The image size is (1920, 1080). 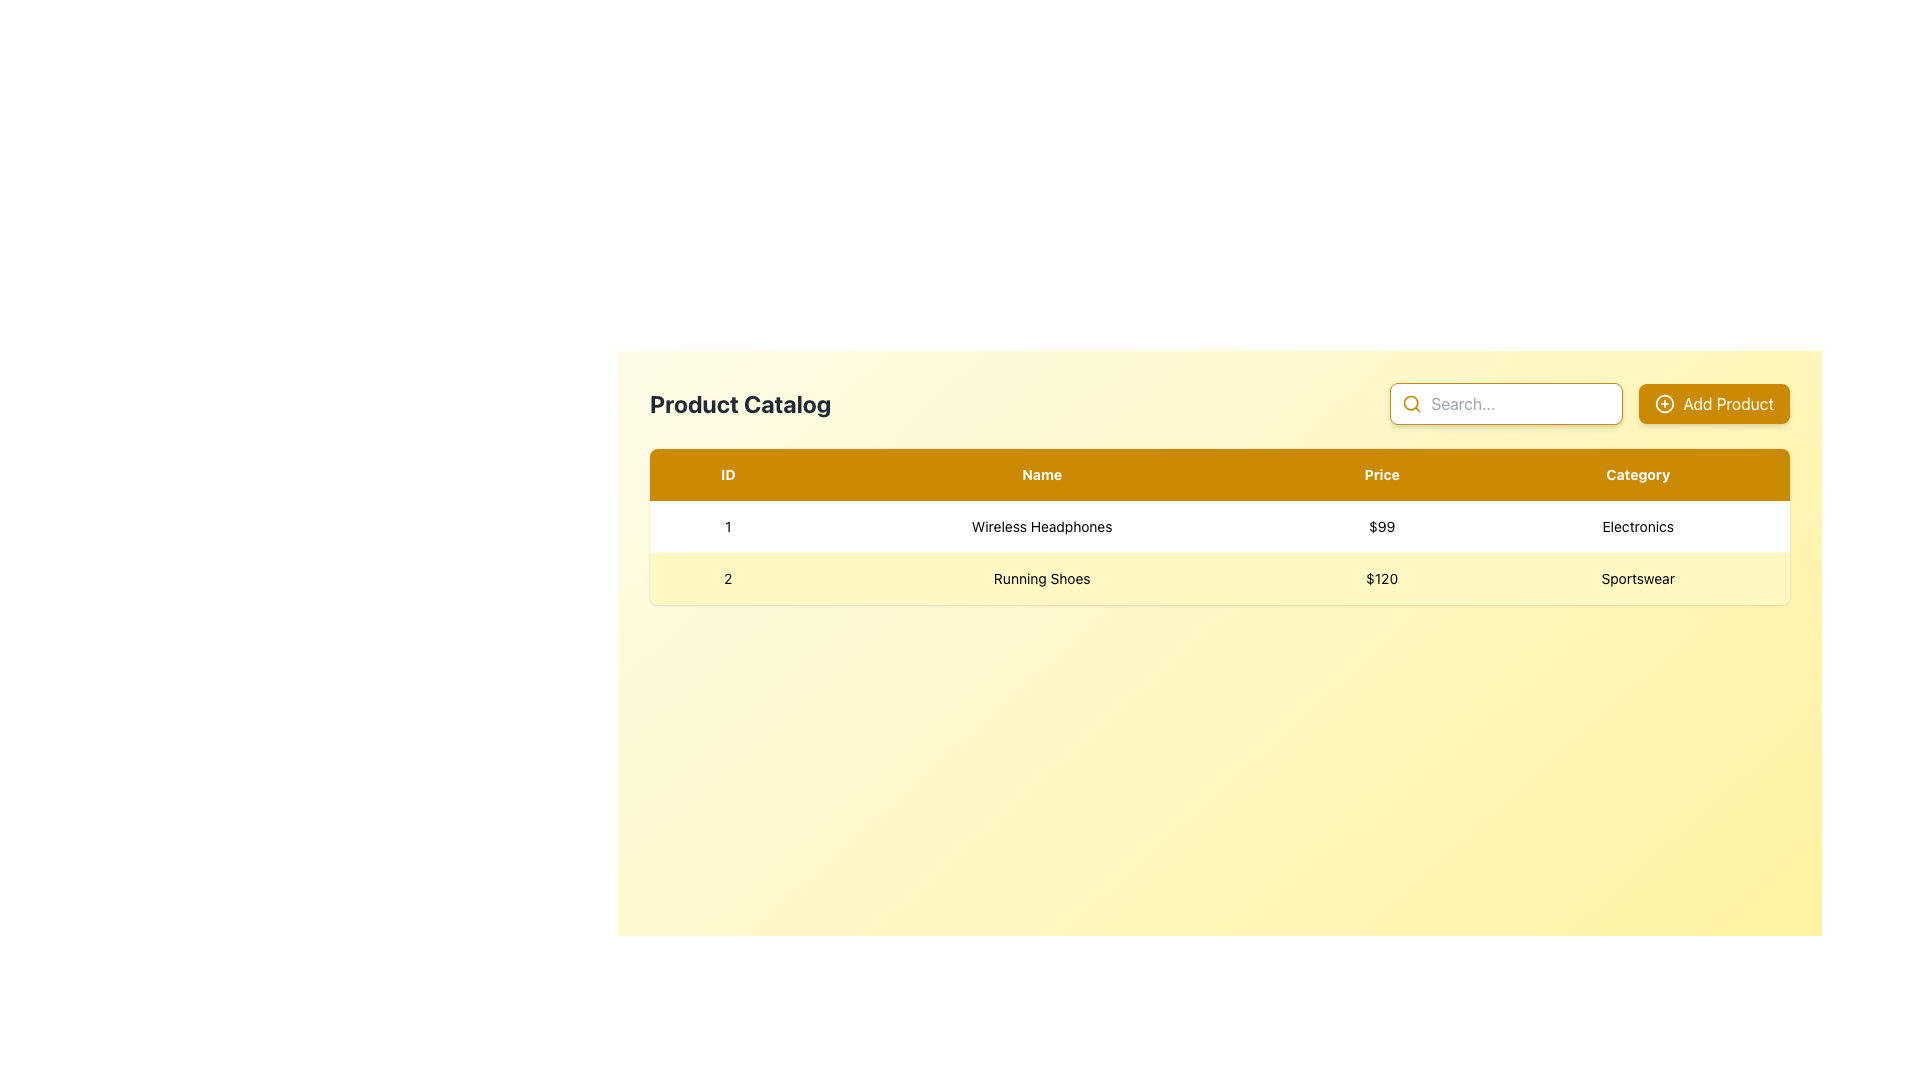 What do you see at coordinates (1665, 404) in the screenshot?
I see `the circular plus icon with a yellow fill and white outline located to the left of the 'Add Product' button` at bounding box center [1665, 404].